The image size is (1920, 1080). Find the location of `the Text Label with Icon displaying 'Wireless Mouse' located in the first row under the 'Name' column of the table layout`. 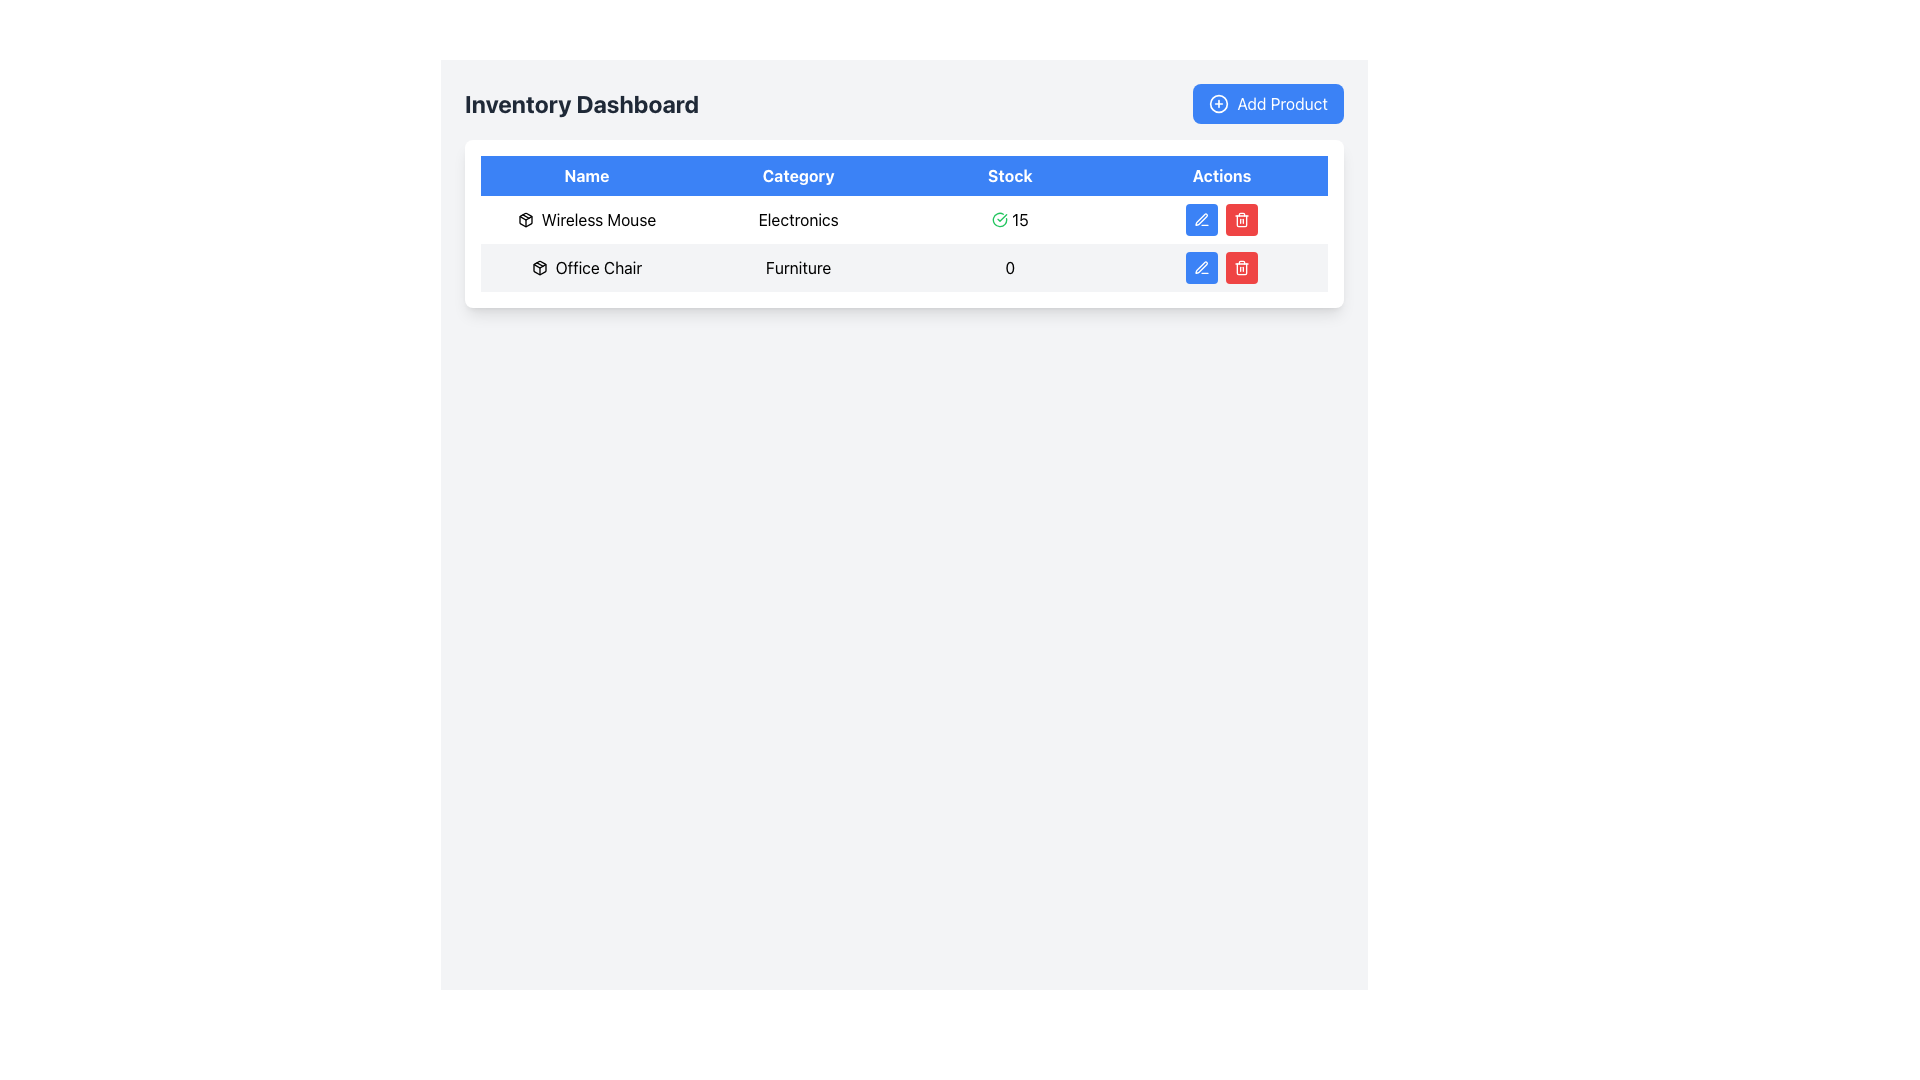

the Text Label with Icon displaying 'Wireless Mouse' located in the first row under the 'Name' column of the table layout is located at coordinates (585, 219).